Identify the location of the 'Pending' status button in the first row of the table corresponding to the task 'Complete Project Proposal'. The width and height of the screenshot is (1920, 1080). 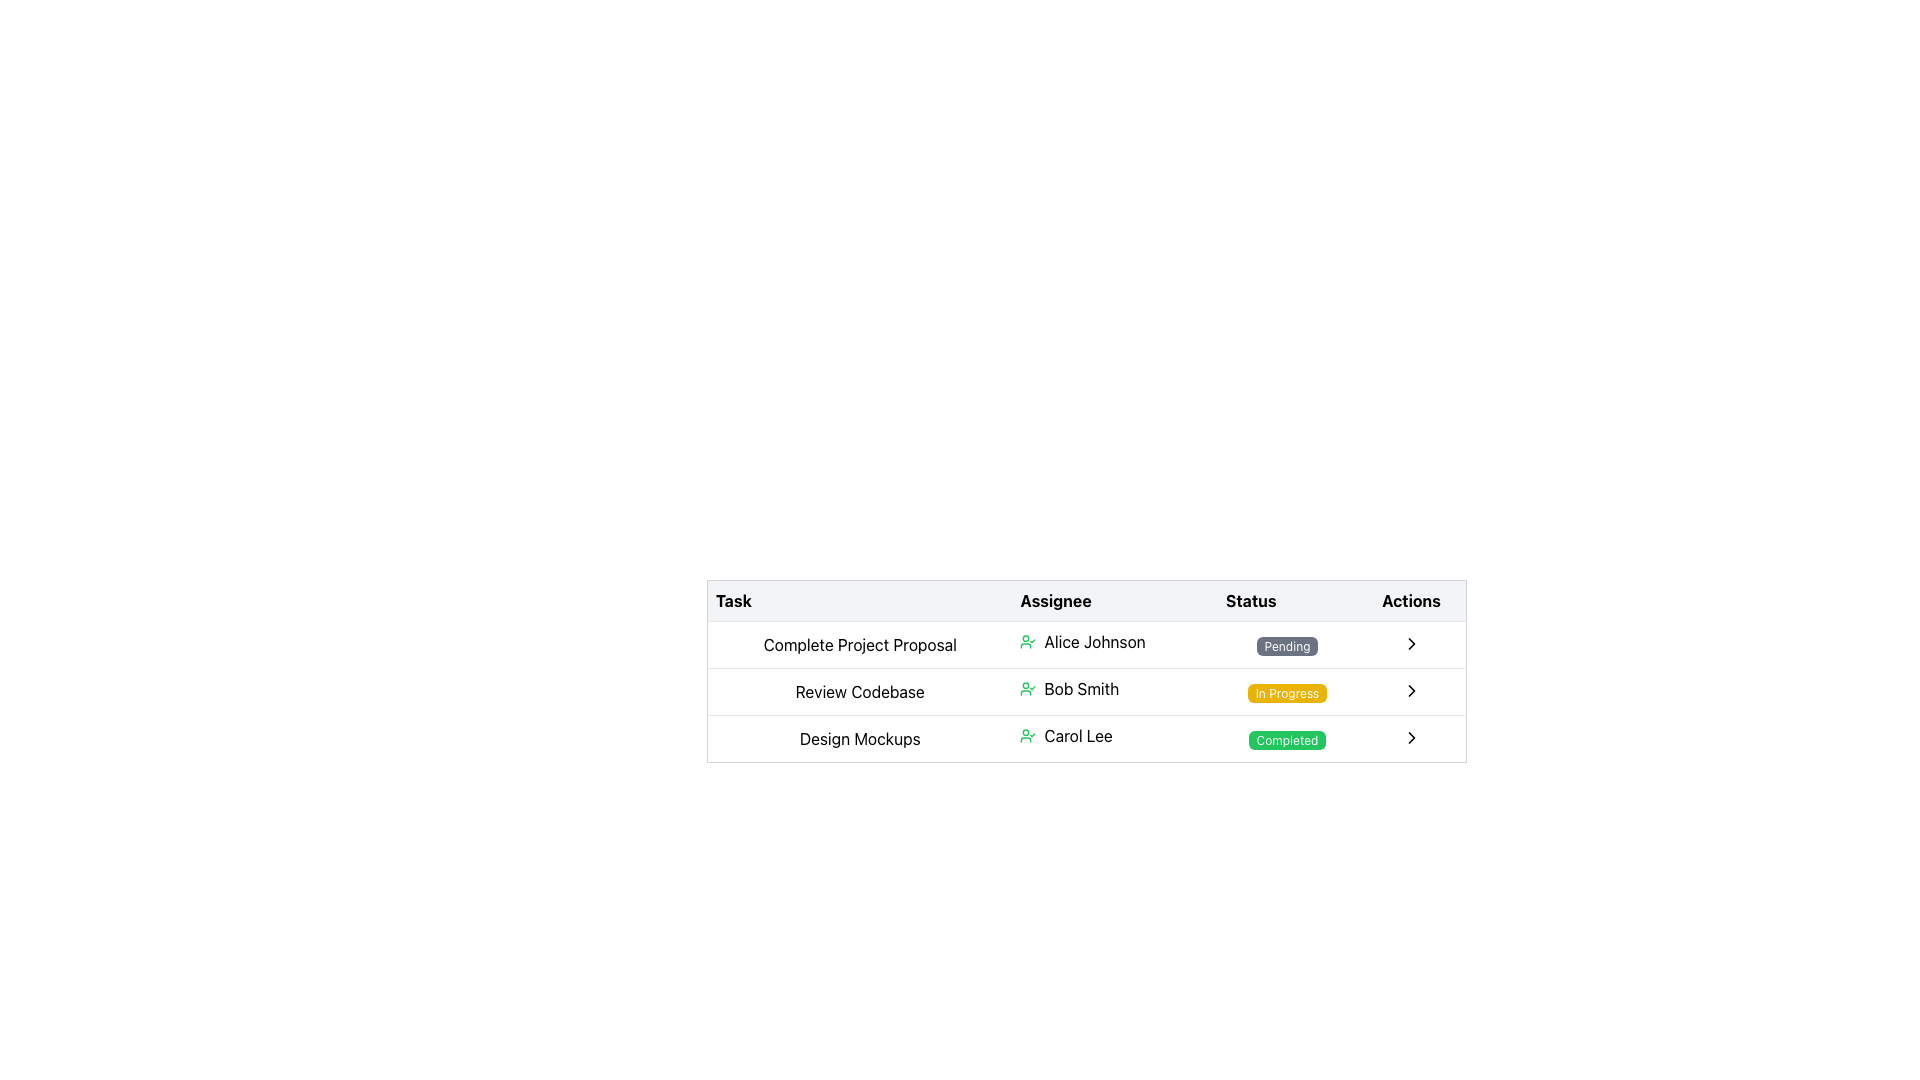
(1287, 646).